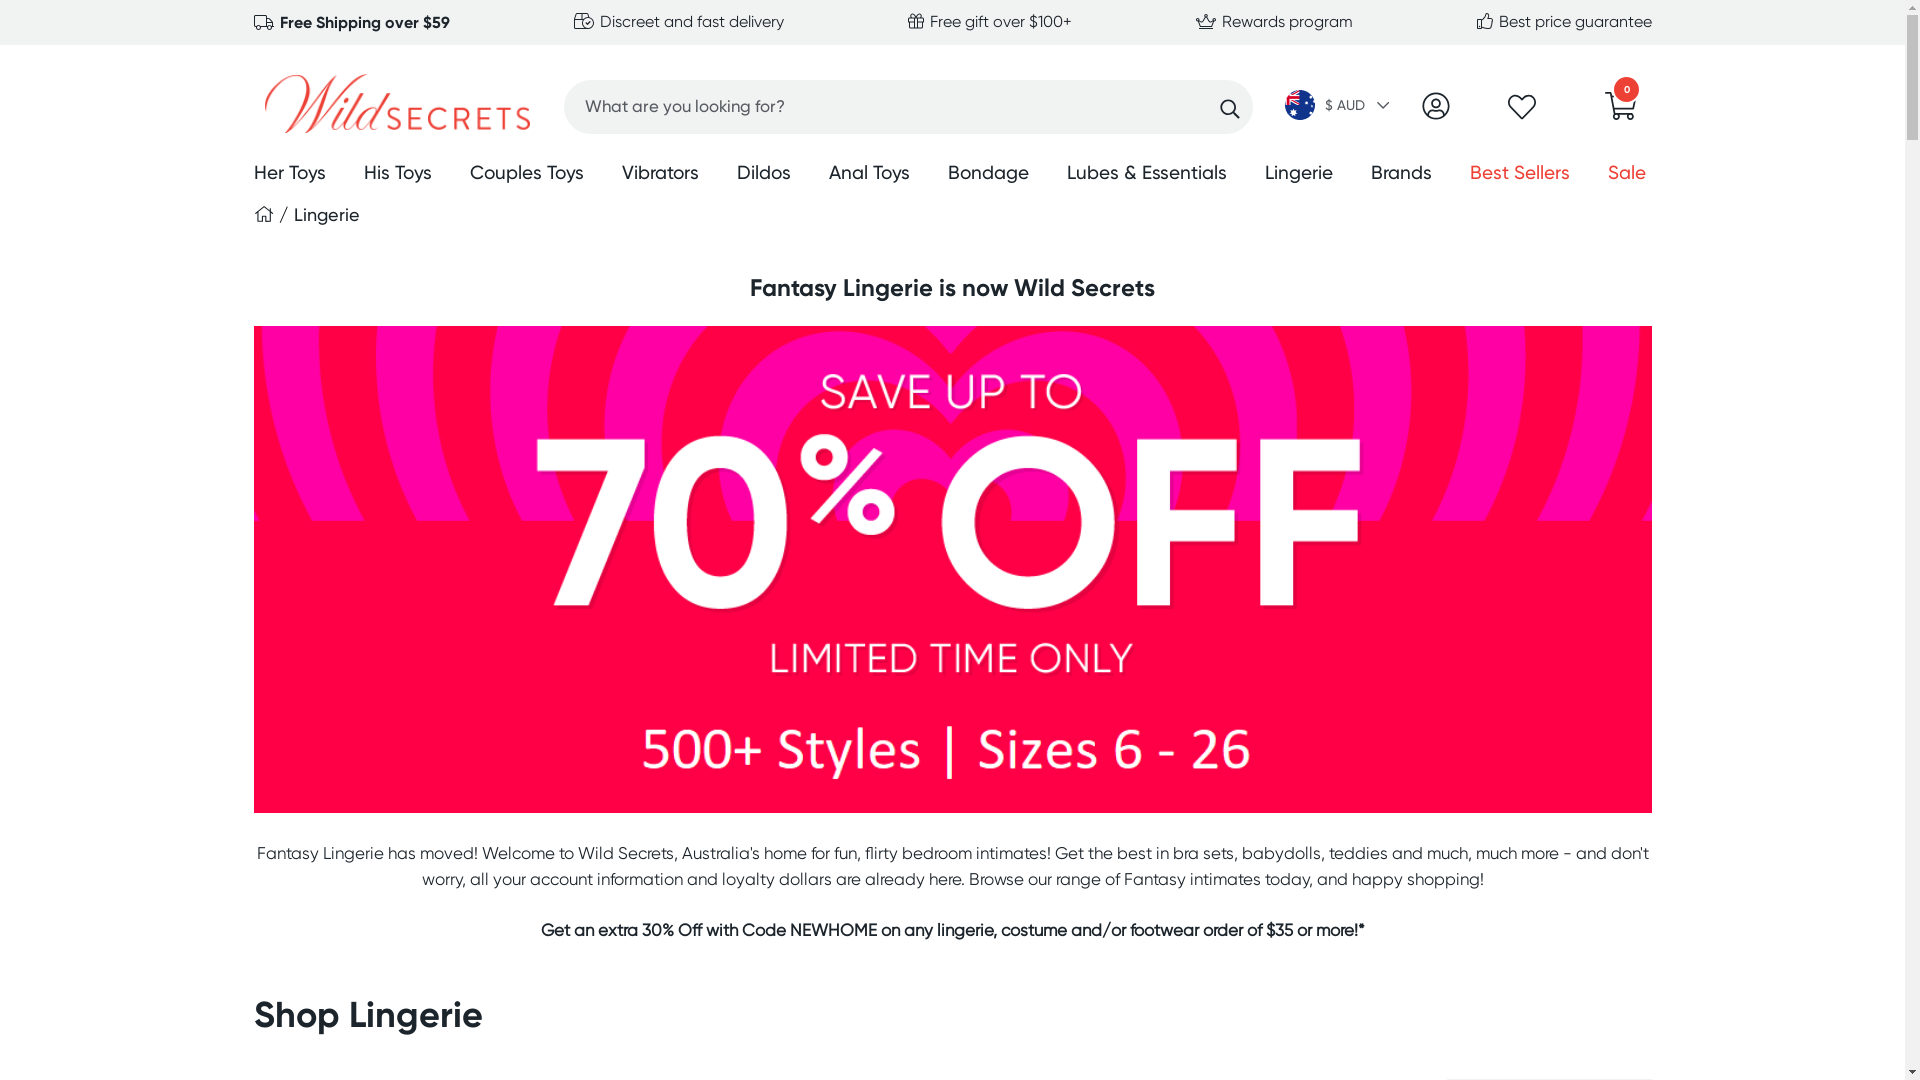 The height and width of the screenshot is (1080, 1920). What do you see at coordinates (1621, 111) in the screenshot?
I see `'0'` at bounding box center [1621, 111].